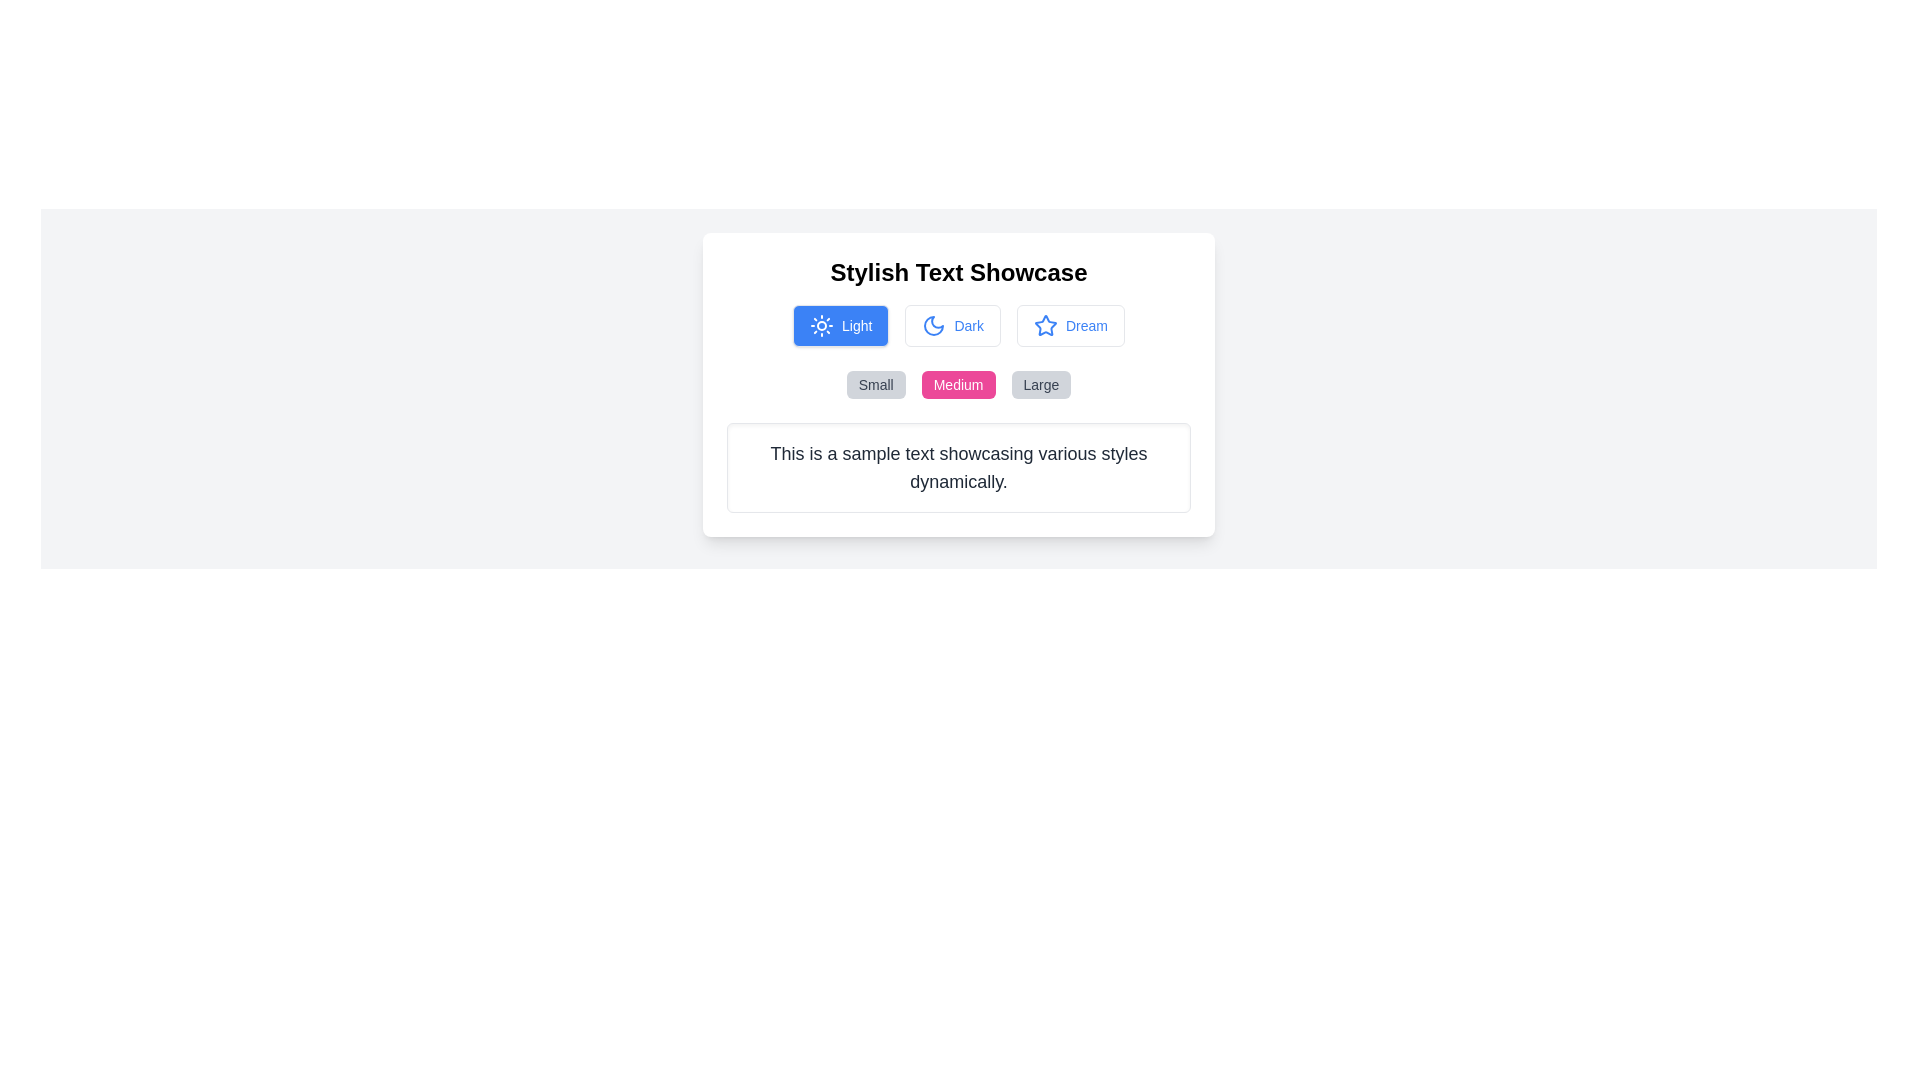  I want to click on the 'Dream' theme icon, which is located to the left of the text 'Dream' in the third button of the theme options, so click(1045, 325).